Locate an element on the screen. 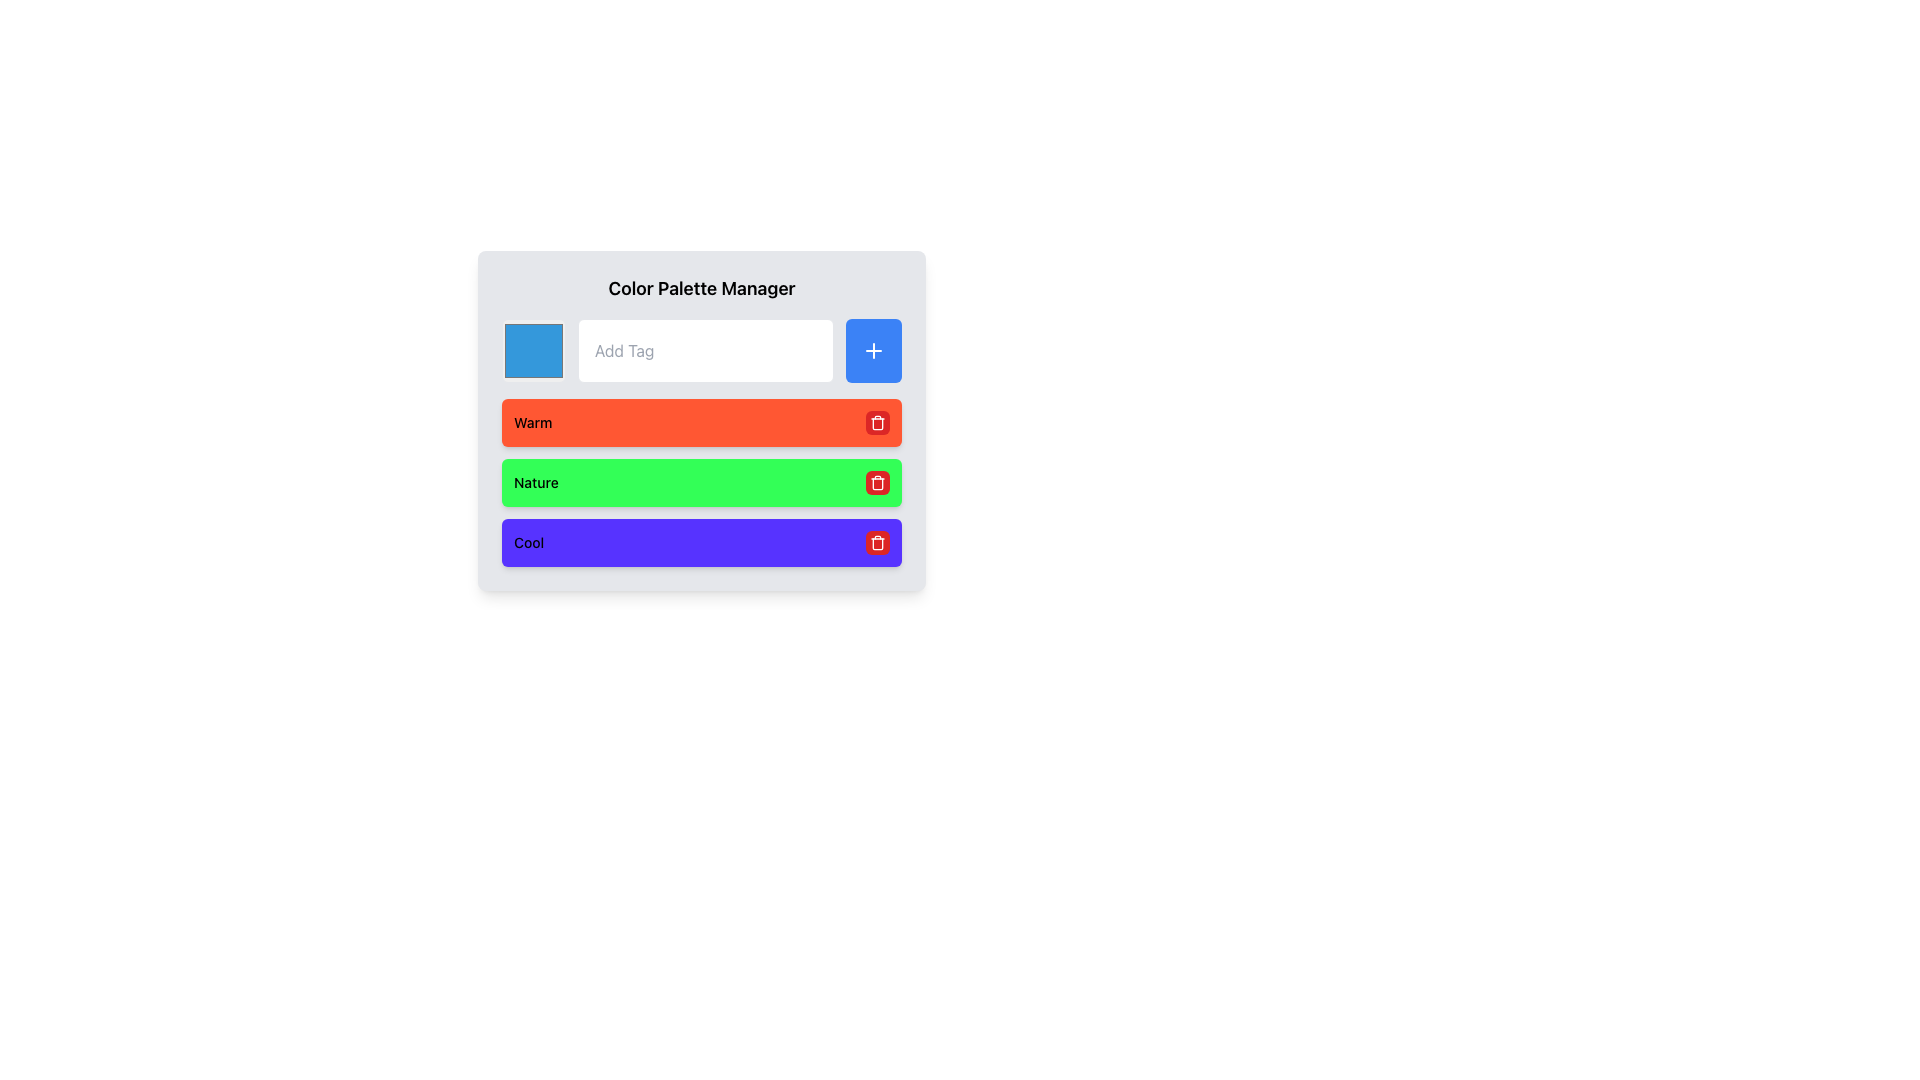 The image size is (1920, 1080). the rounded rectangular button with a blue background and white plus icon located at the rightmost side of its group is located at coordinates (873, 350).